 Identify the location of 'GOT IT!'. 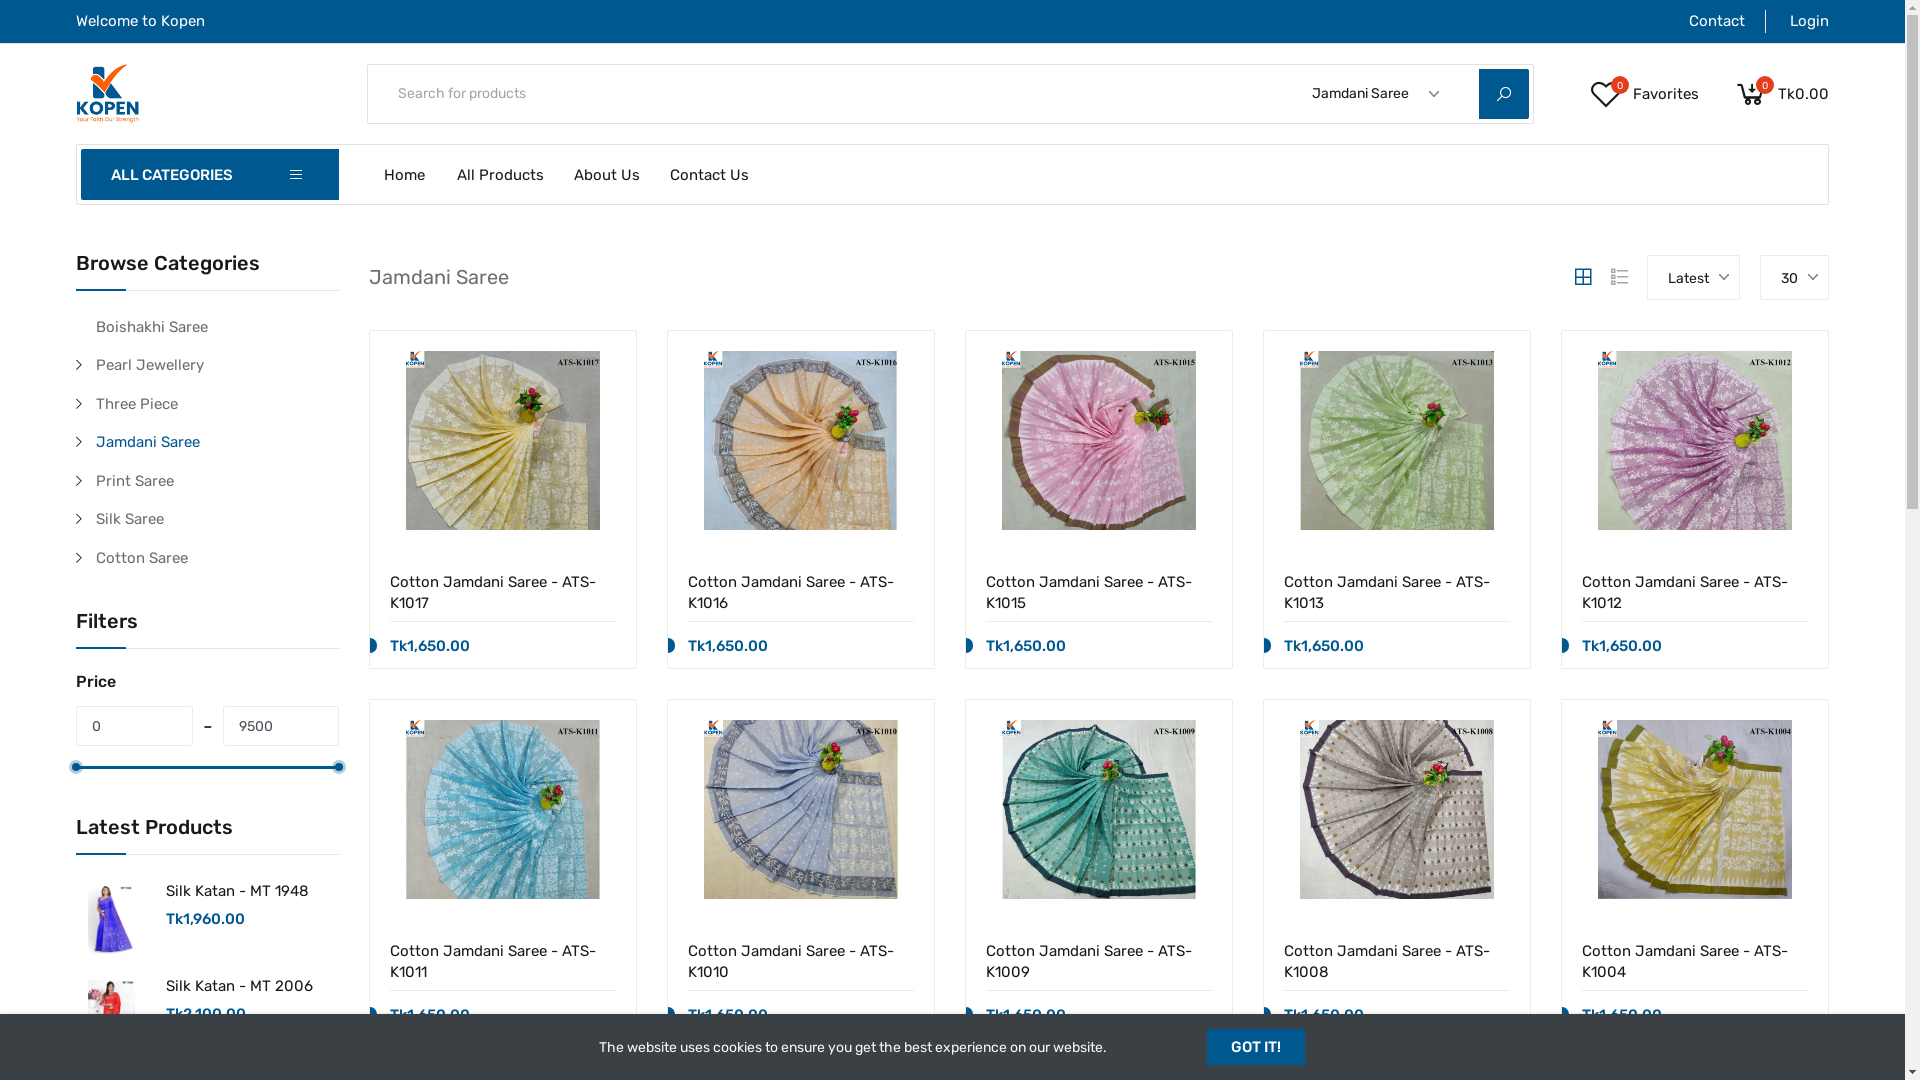
(1255, 1045).